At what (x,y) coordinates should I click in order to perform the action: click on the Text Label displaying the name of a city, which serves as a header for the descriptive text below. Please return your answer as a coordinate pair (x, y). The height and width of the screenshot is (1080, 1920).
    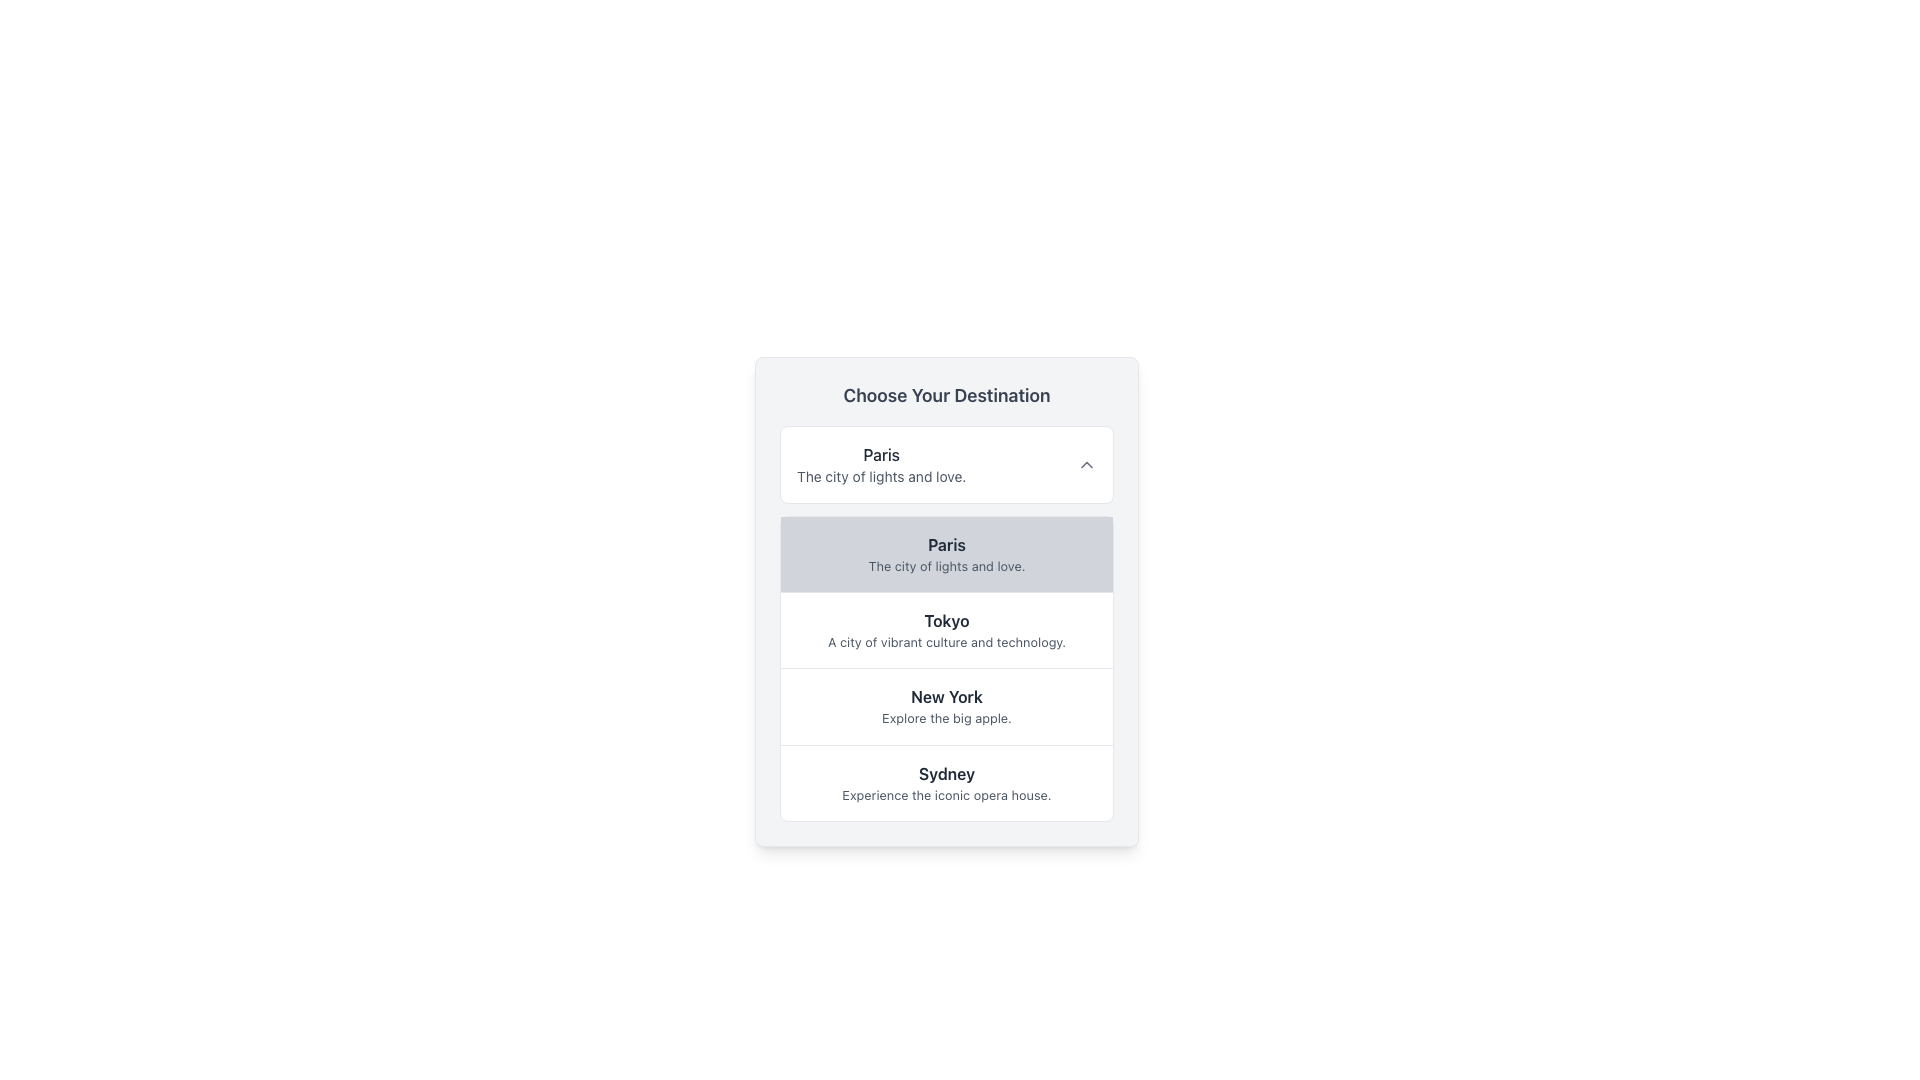
    Looking at the image, I should click on (880, 455).